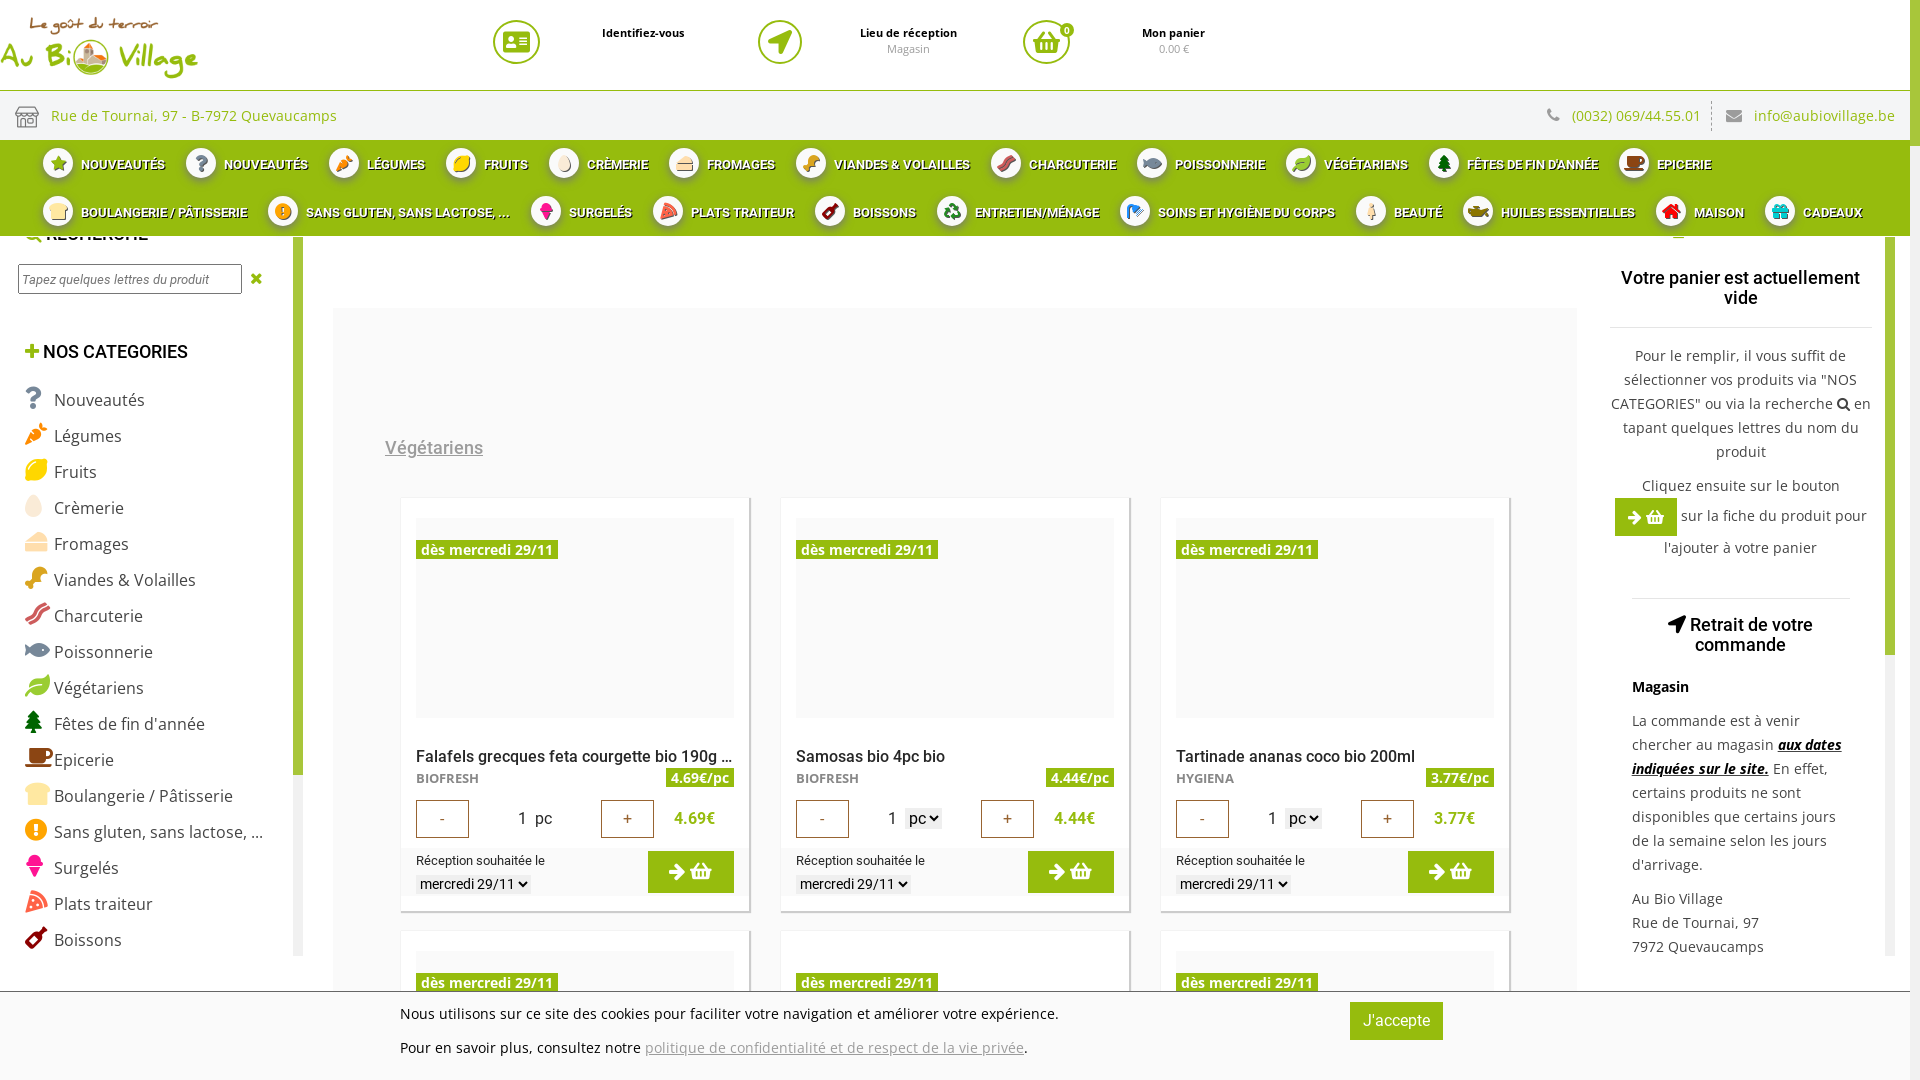  Describe the element at coordinates (1386, 818) in the screenshot. I see `'+'` at that location.